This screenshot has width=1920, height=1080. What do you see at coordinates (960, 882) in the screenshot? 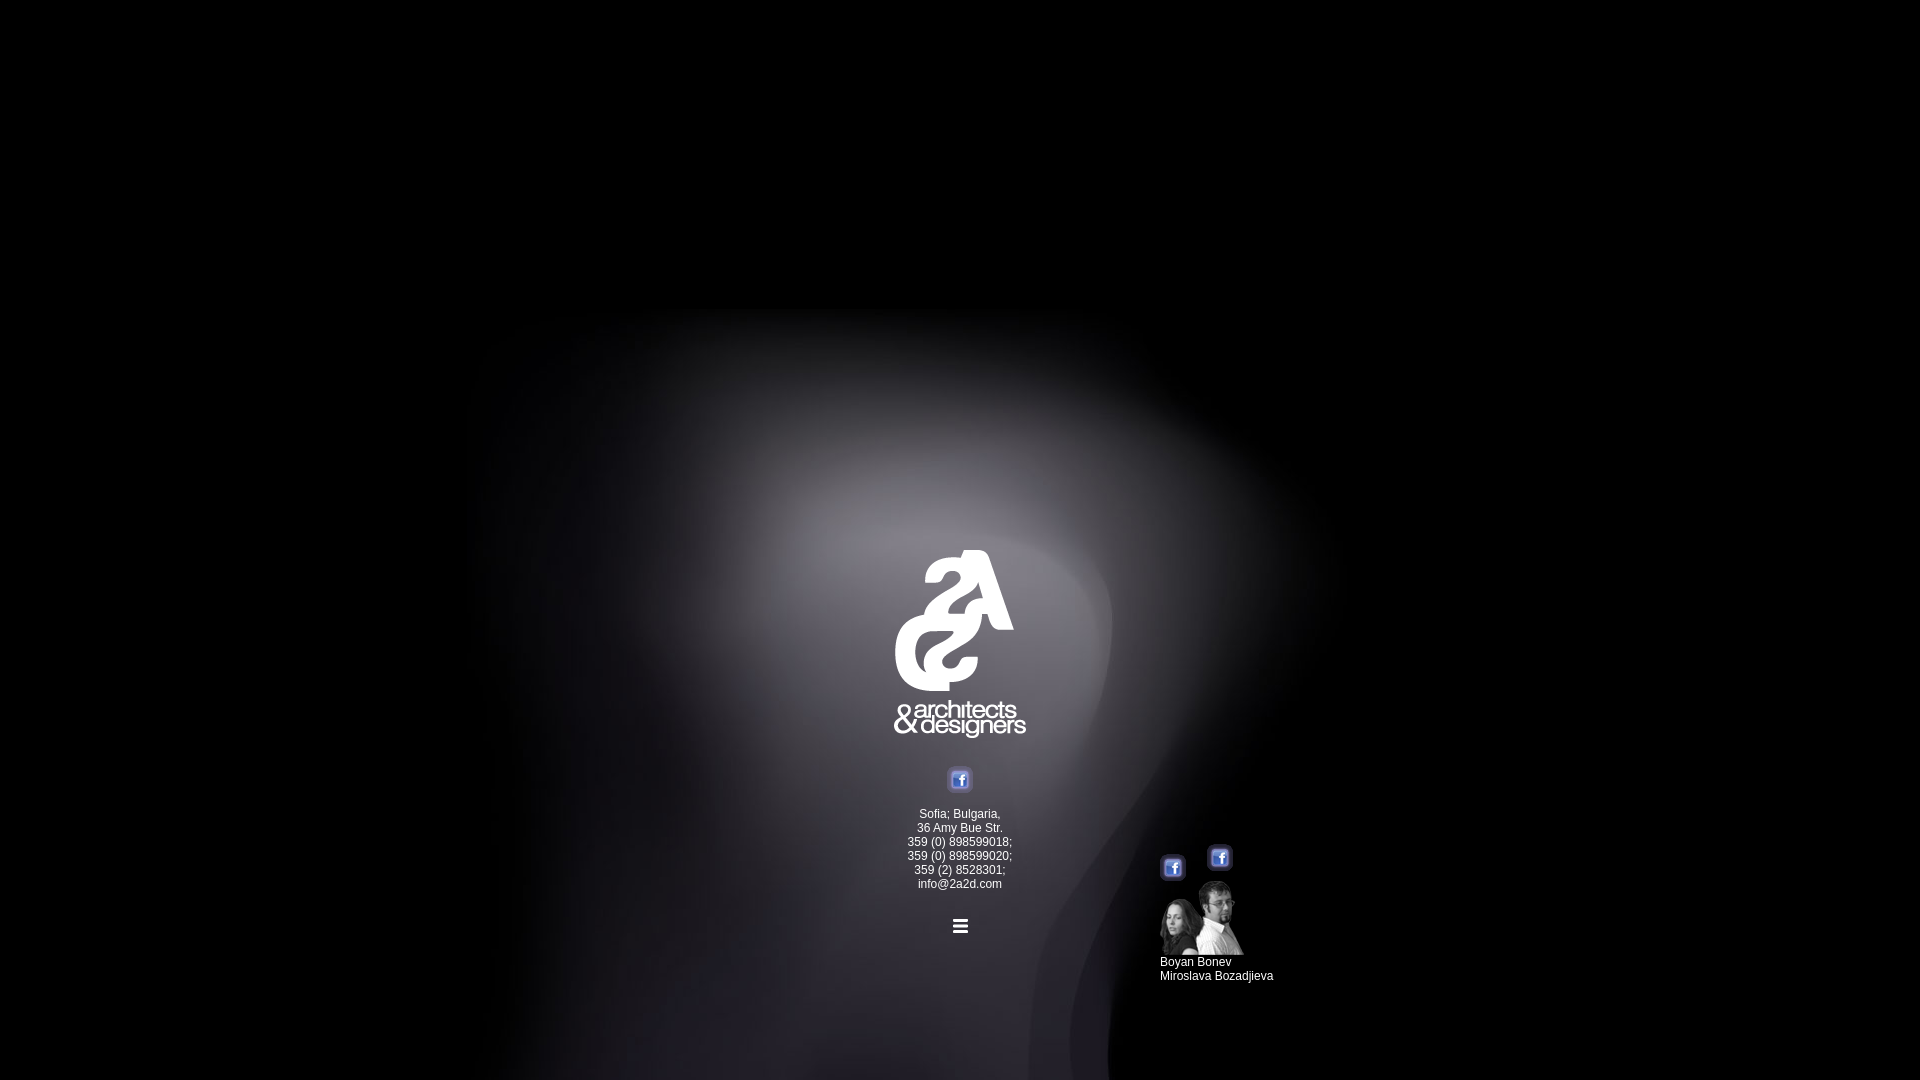
I see `'info@2a2d.com'` at bounding box center [960, 882].